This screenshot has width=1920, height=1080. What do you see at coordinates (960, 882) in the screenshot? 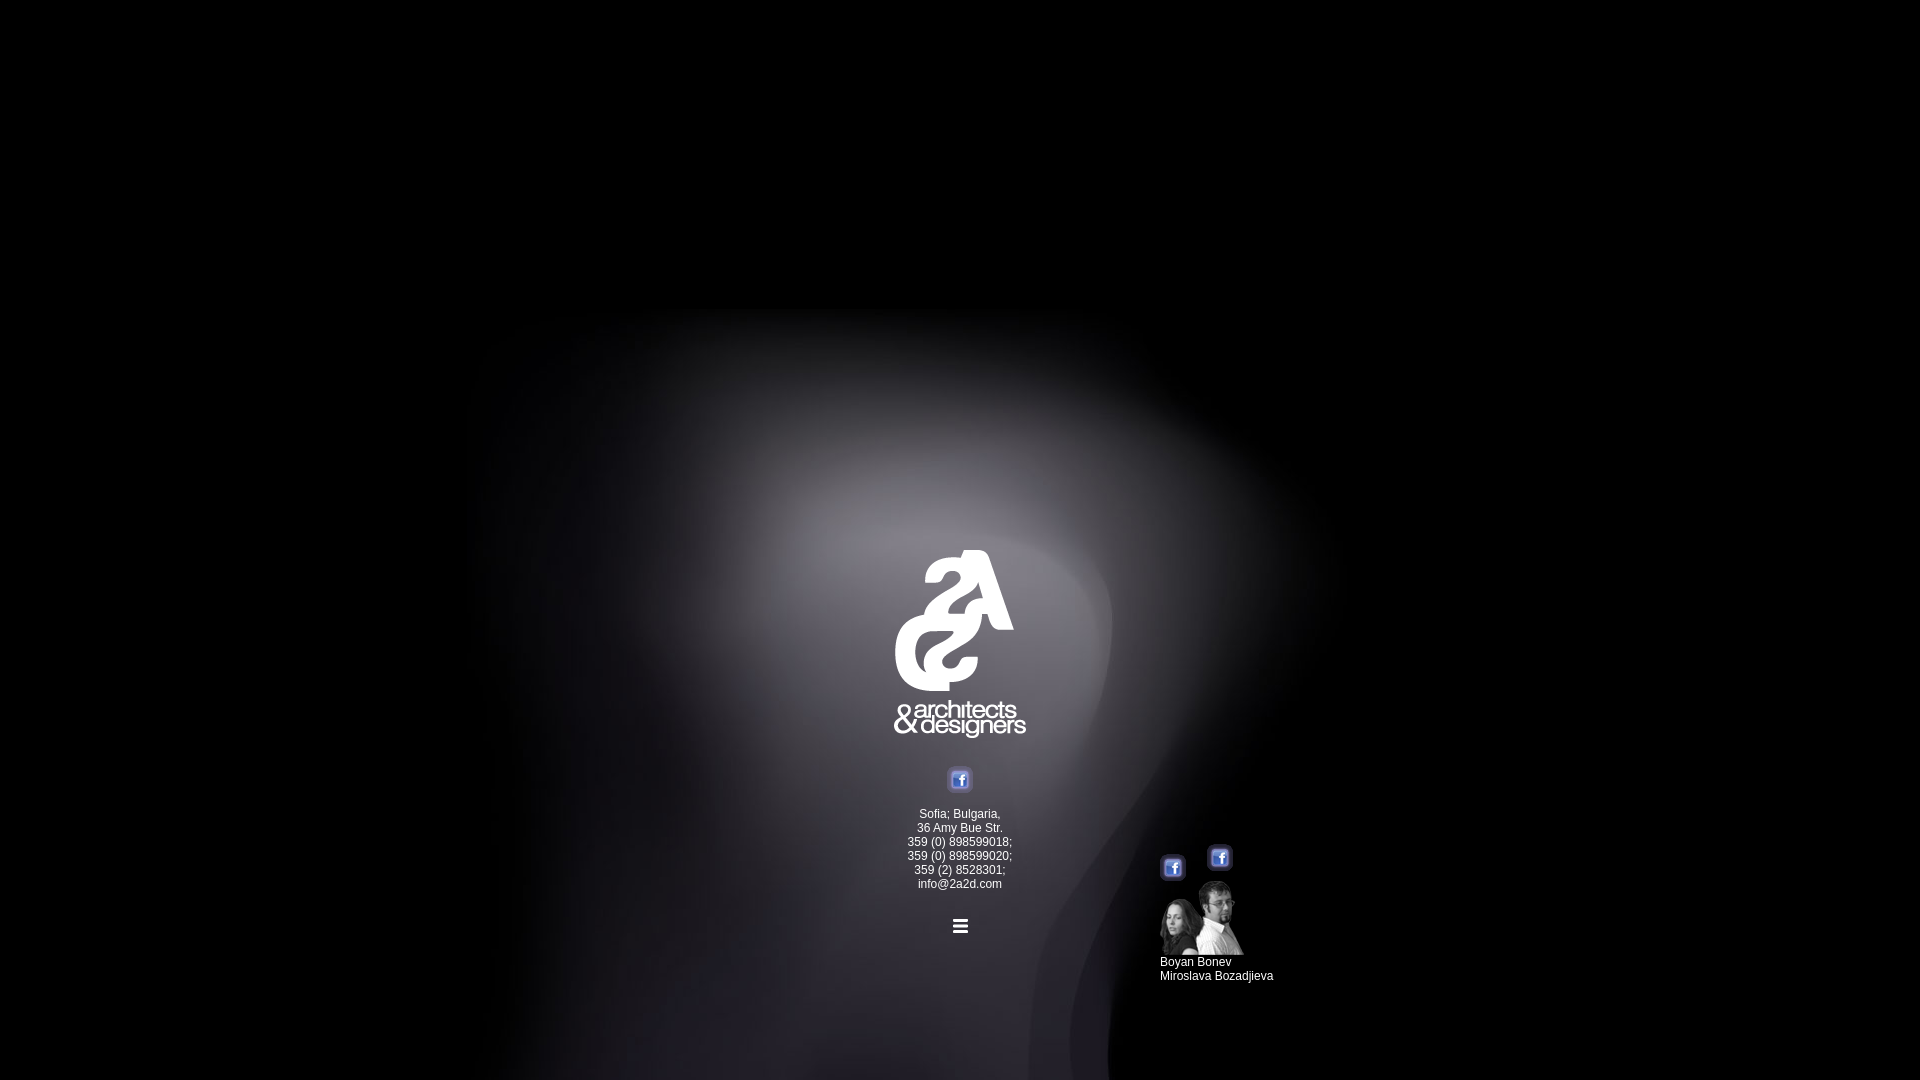
I see `'info@2a2d.com'` at bounding box center [960, 882].